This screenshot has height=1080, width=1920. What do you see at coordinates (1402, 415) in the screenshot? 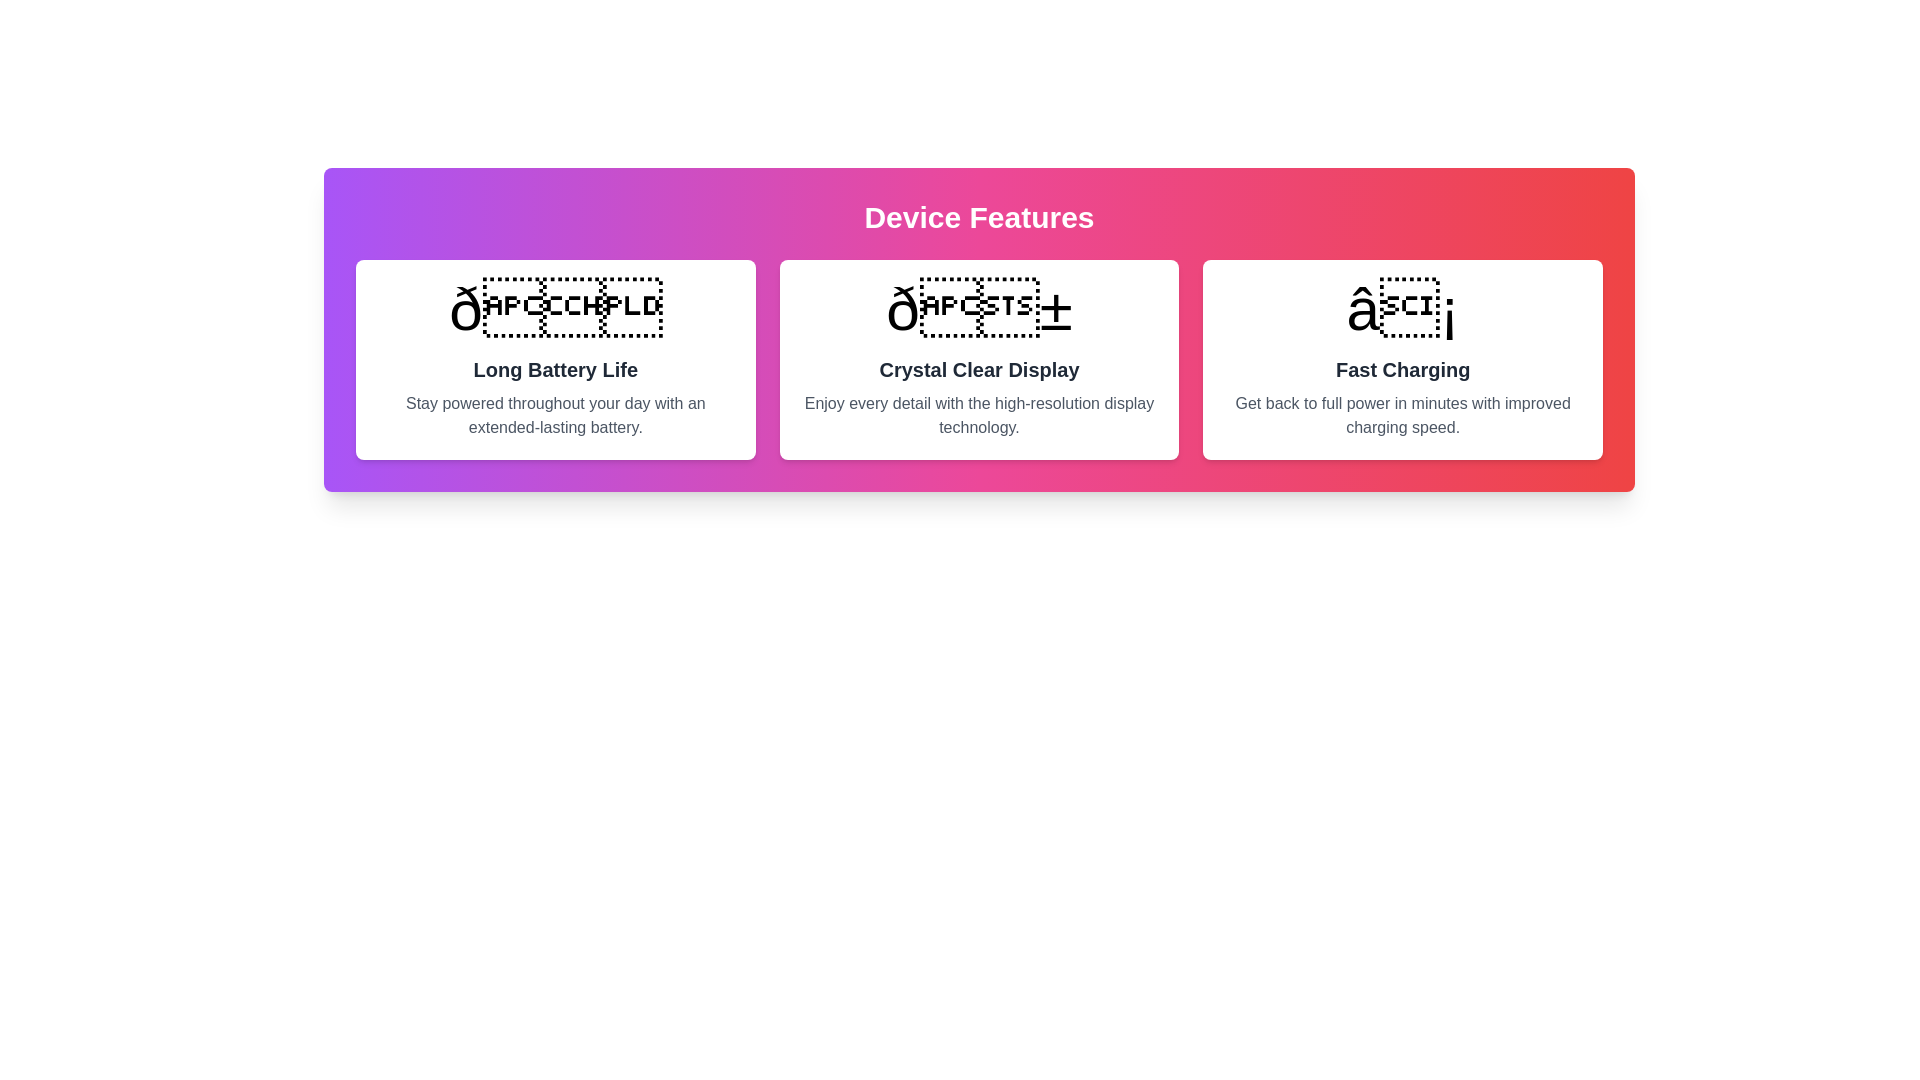
I see `the text label that provides additional details about the 'Fast Charging' feature, positioned at the bottom of the third card in a horizontal layout` at bounding box center [1402, 415].